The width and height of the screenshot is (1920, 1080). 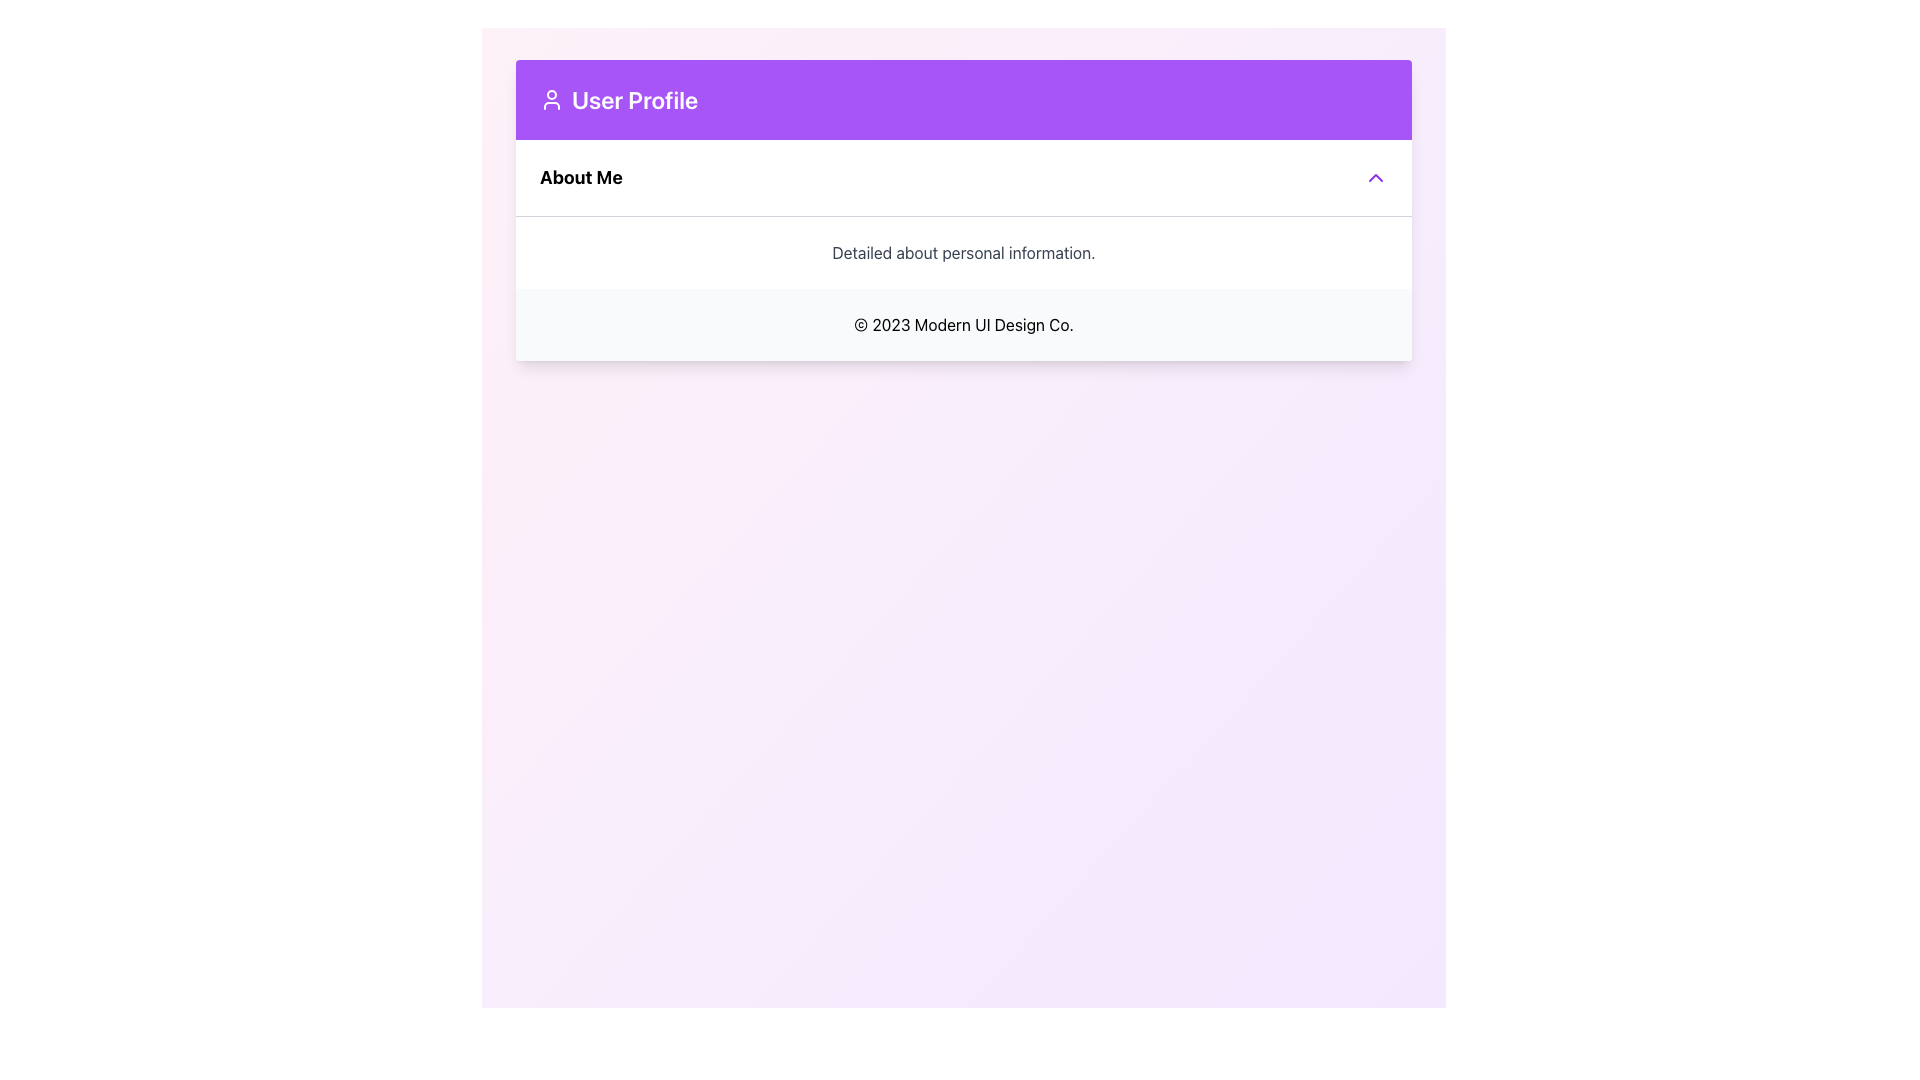 What do you see at coordinates (964, 252) in the screenshot?
I see `the descriptive text element that provides additional details about the user's personal information, located below the 'About Me' section and above the copyright note` at bounding box center [964, 252].